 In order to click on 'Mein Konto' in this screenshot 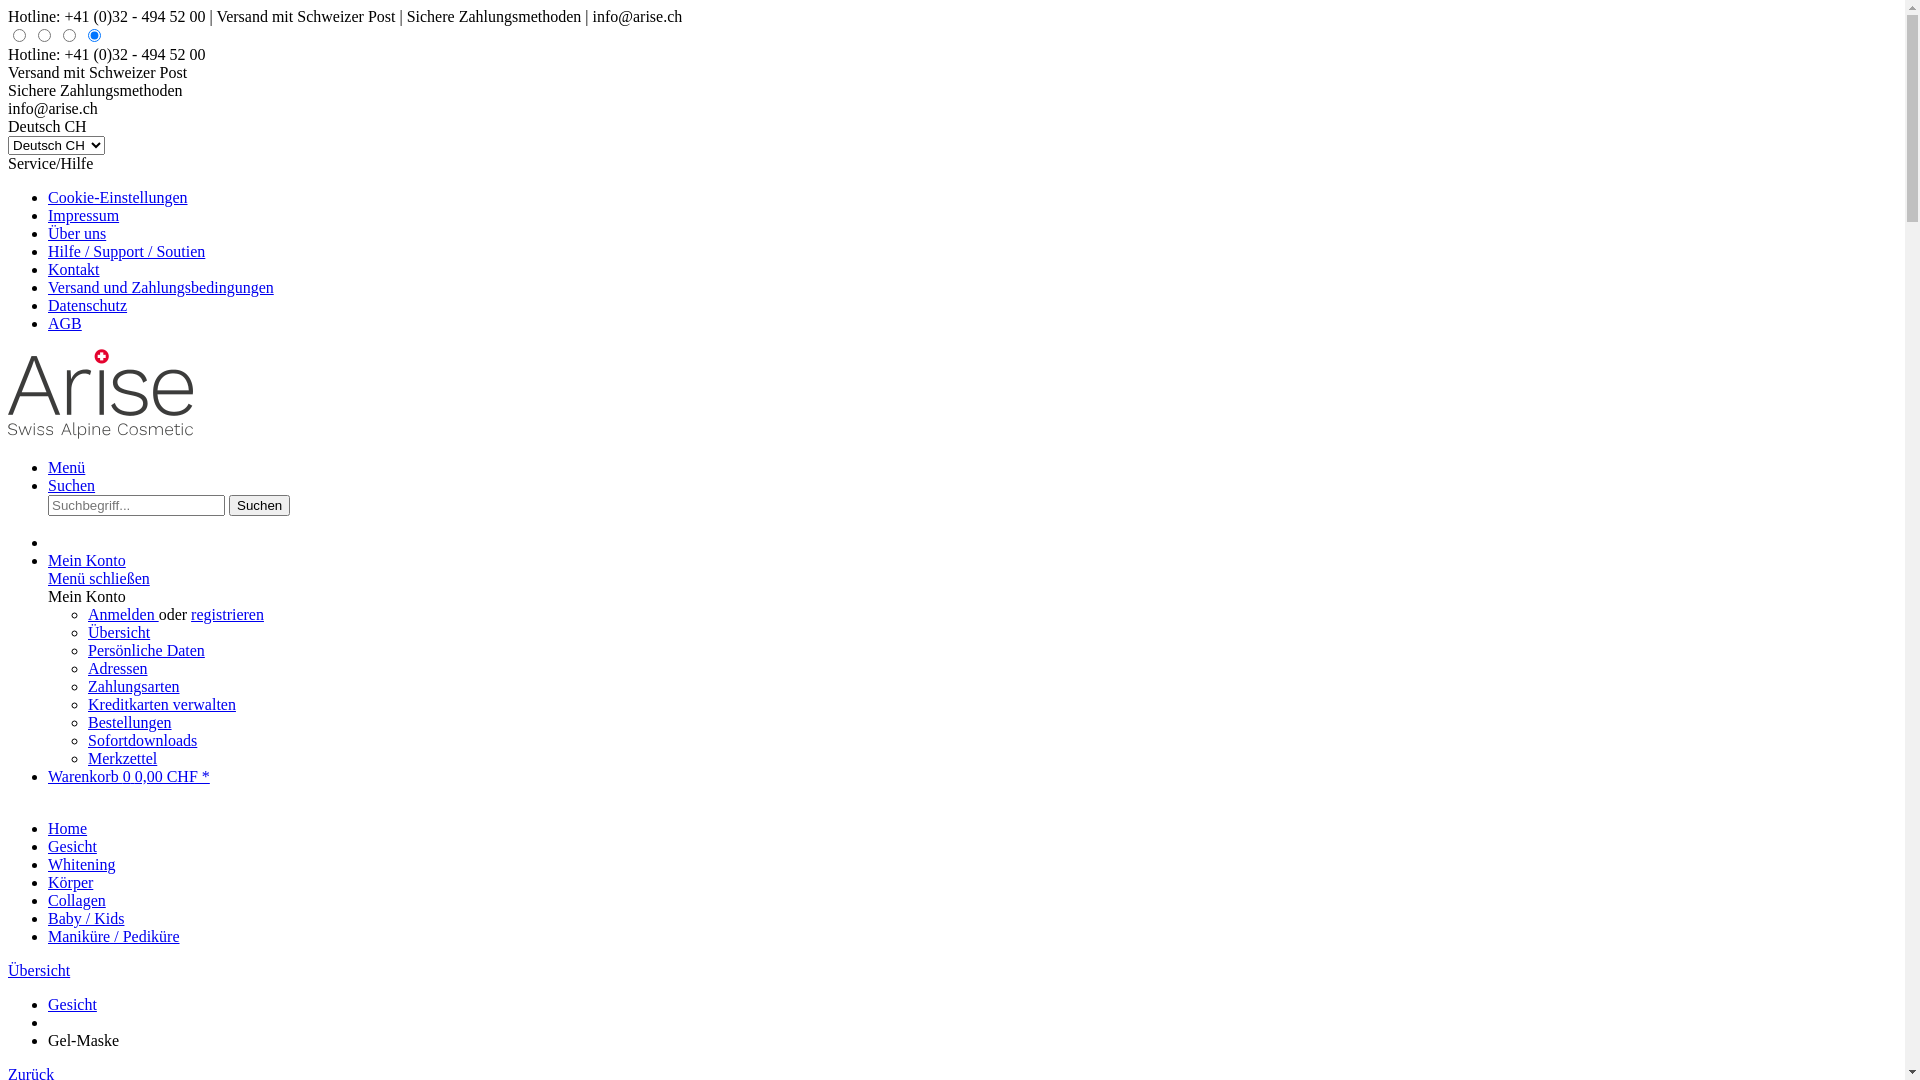, I will do `click(48, 560)`.